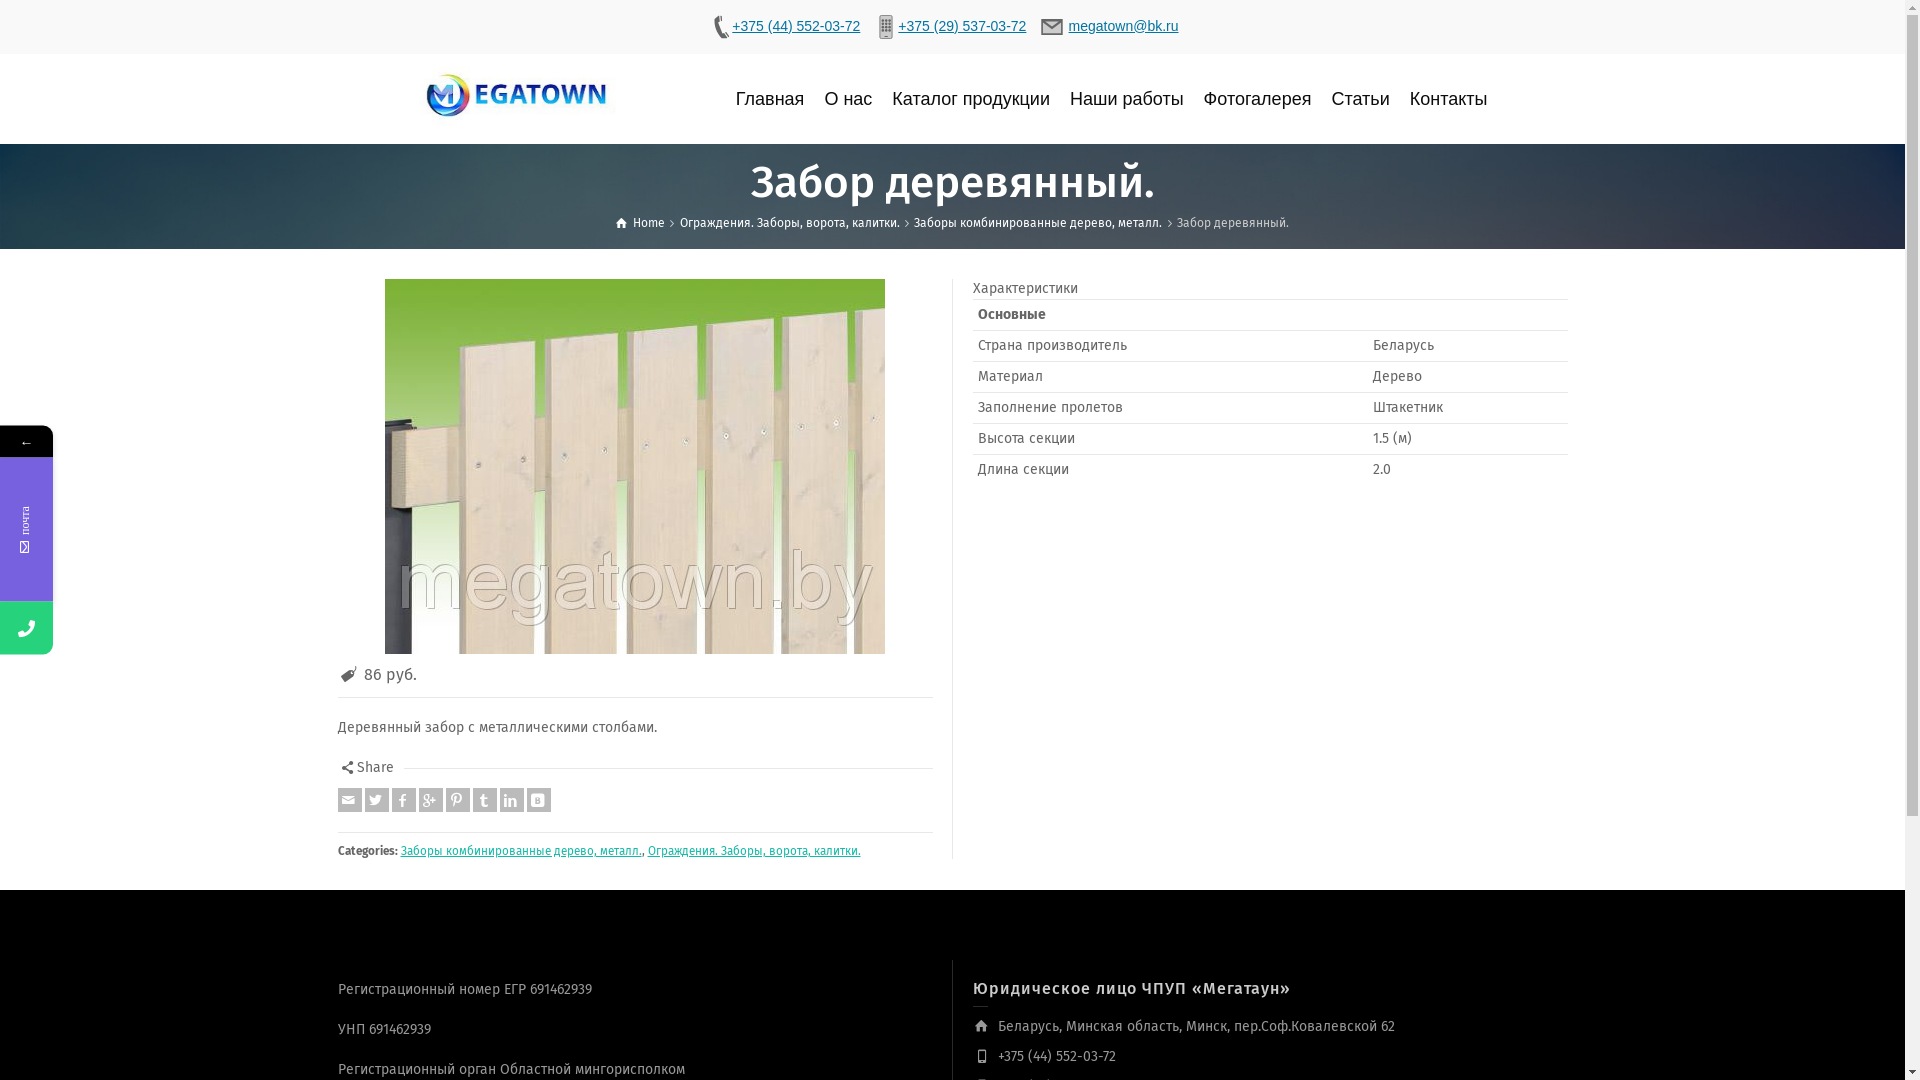 The width and height of the screenshot is (1920, 1080). Describe the element at coordinates (634, 466) in the screenshot. I see `'Enlarge Image'` at that location.